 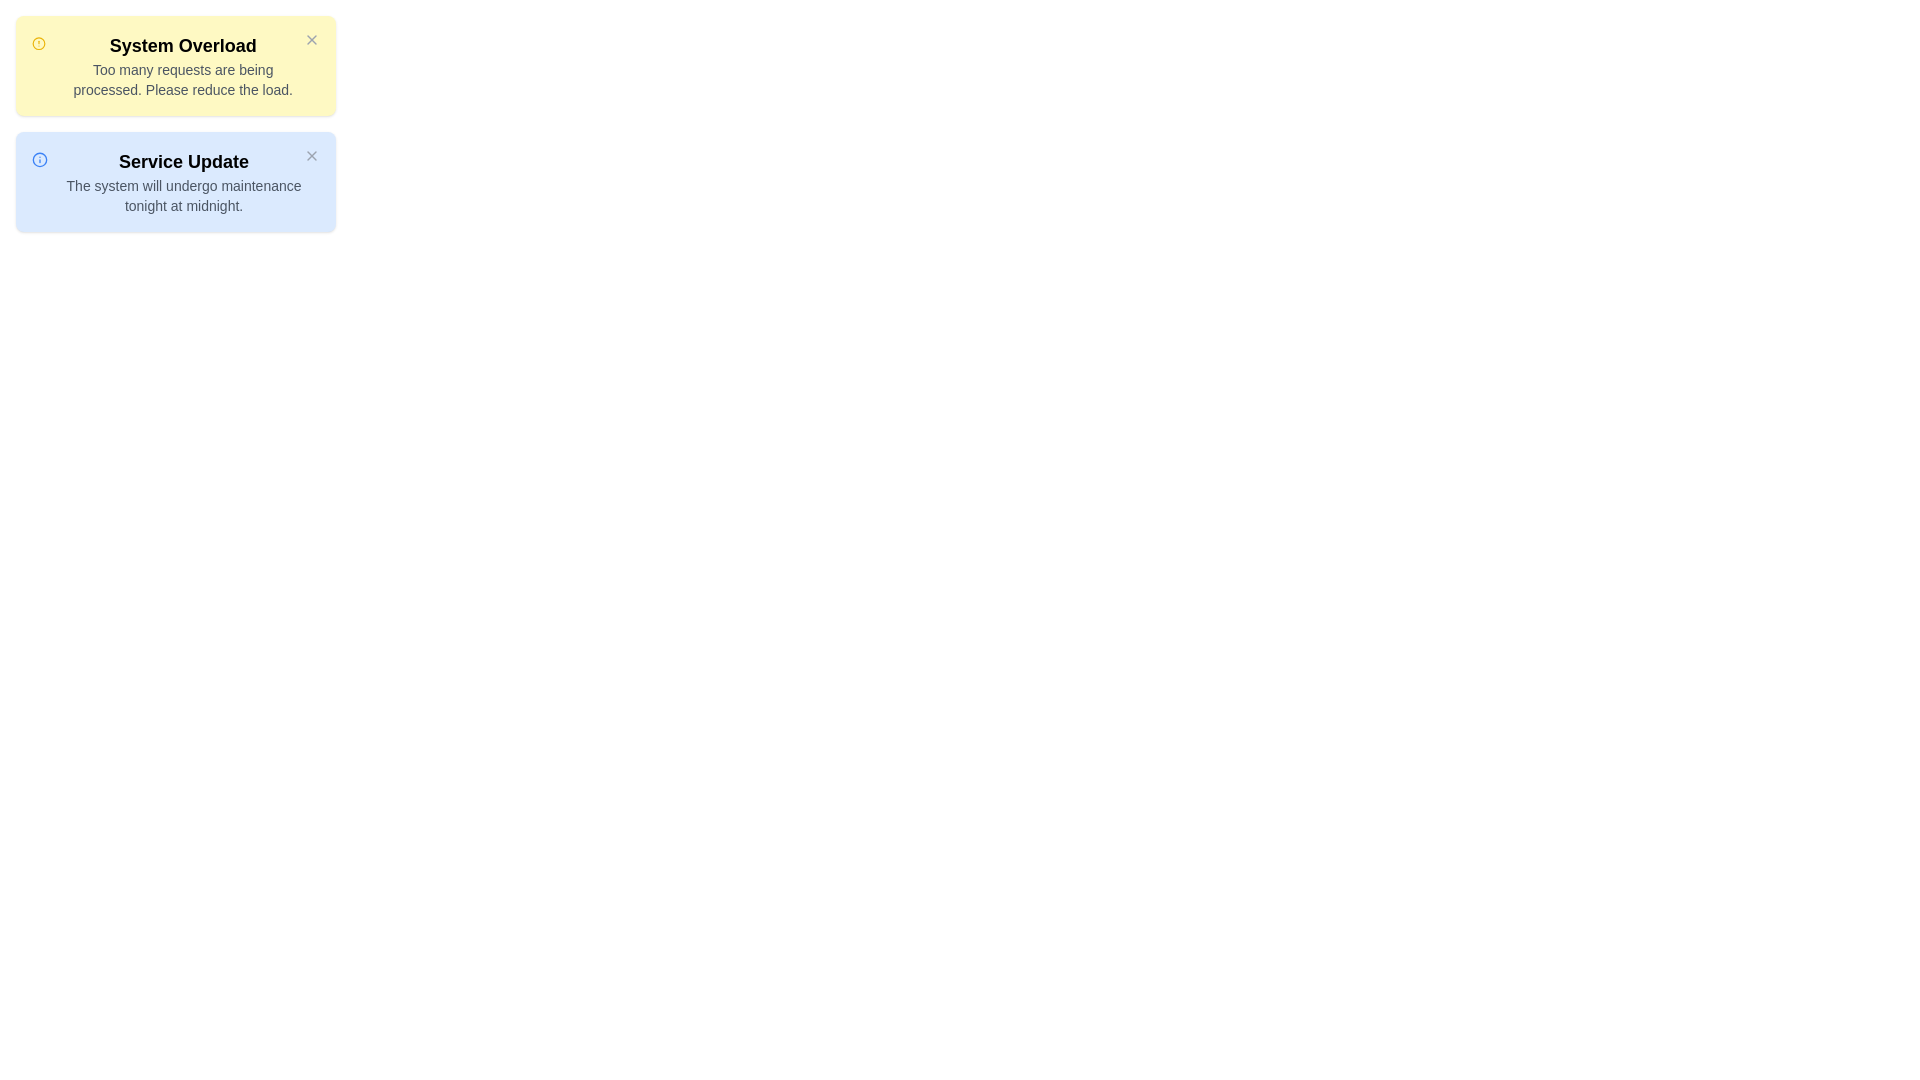 I want to click on the Informational Dialog Box that alerts users about the system update involving maintenance at midnight for reading, so click(x=176, y=181).